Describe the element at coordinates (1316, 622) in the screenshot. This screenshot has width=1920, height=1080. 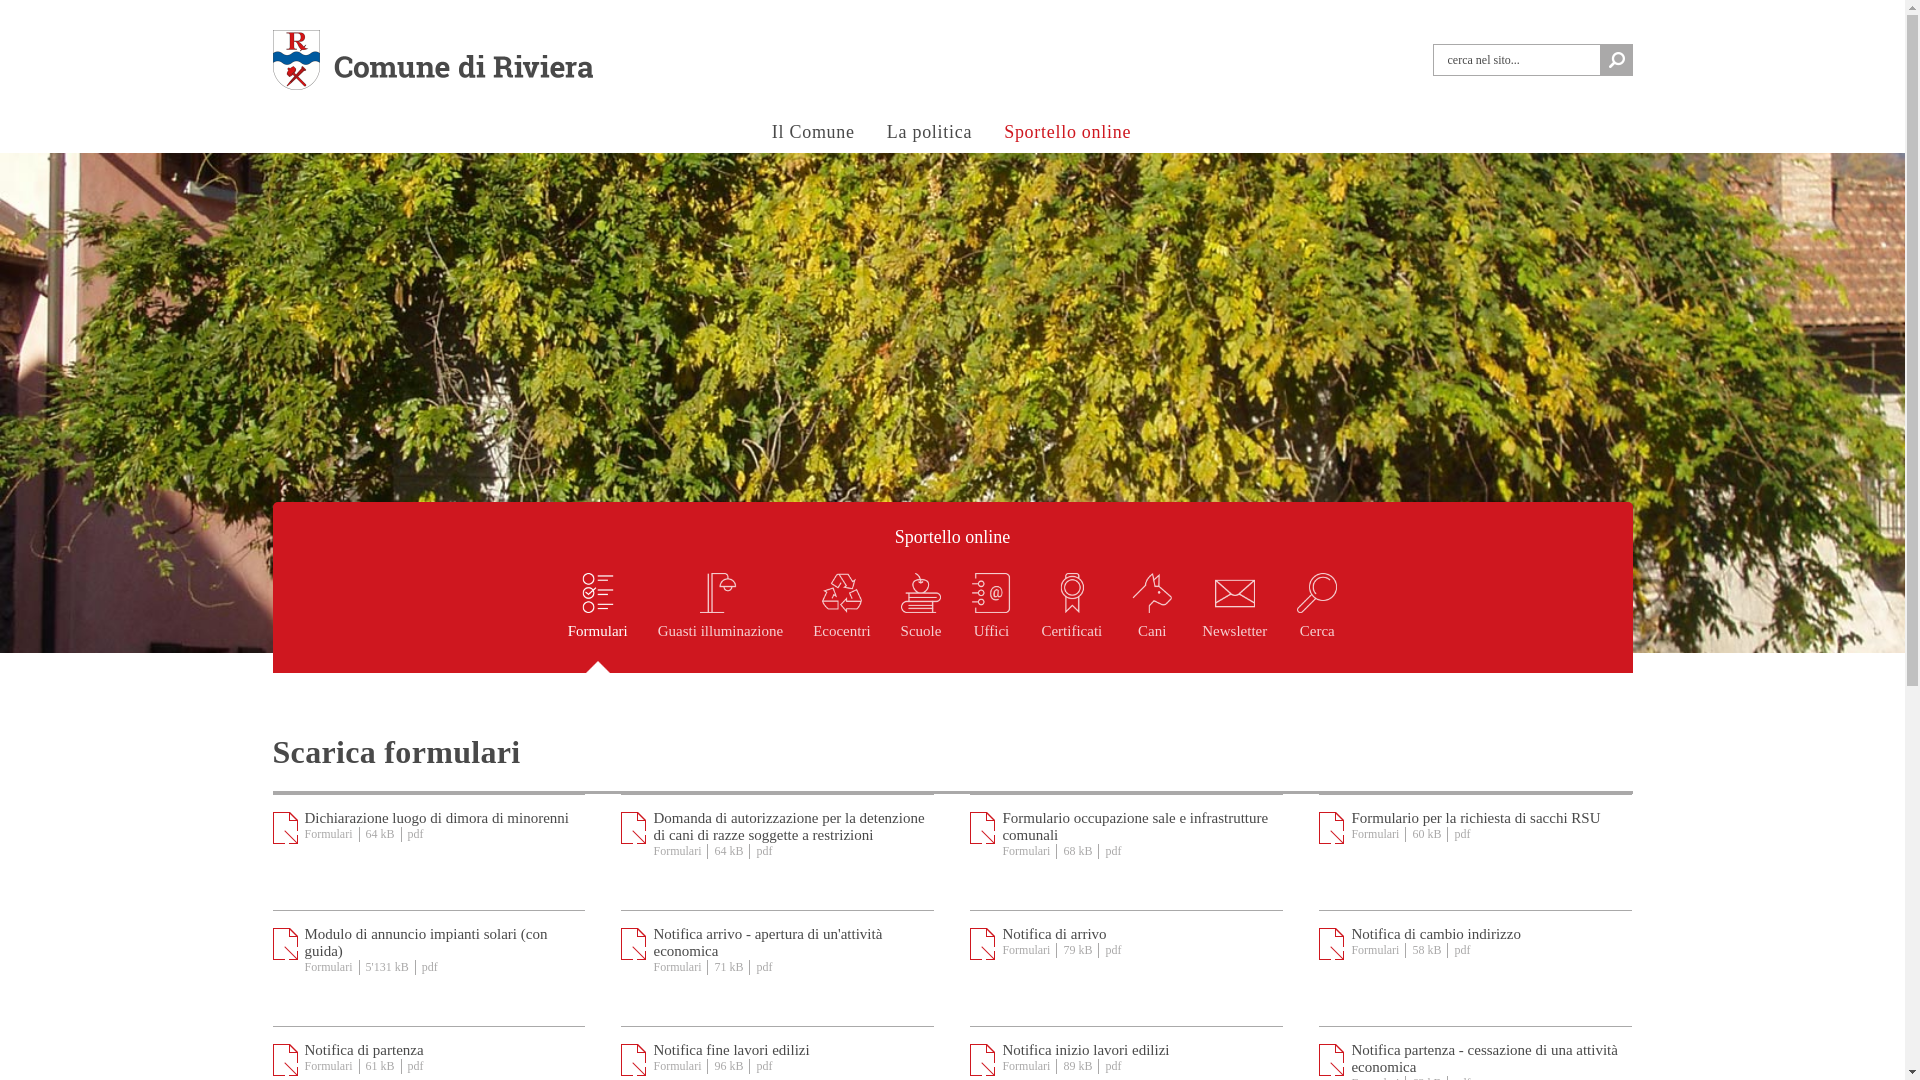
I see `'Cerca'` at that location.